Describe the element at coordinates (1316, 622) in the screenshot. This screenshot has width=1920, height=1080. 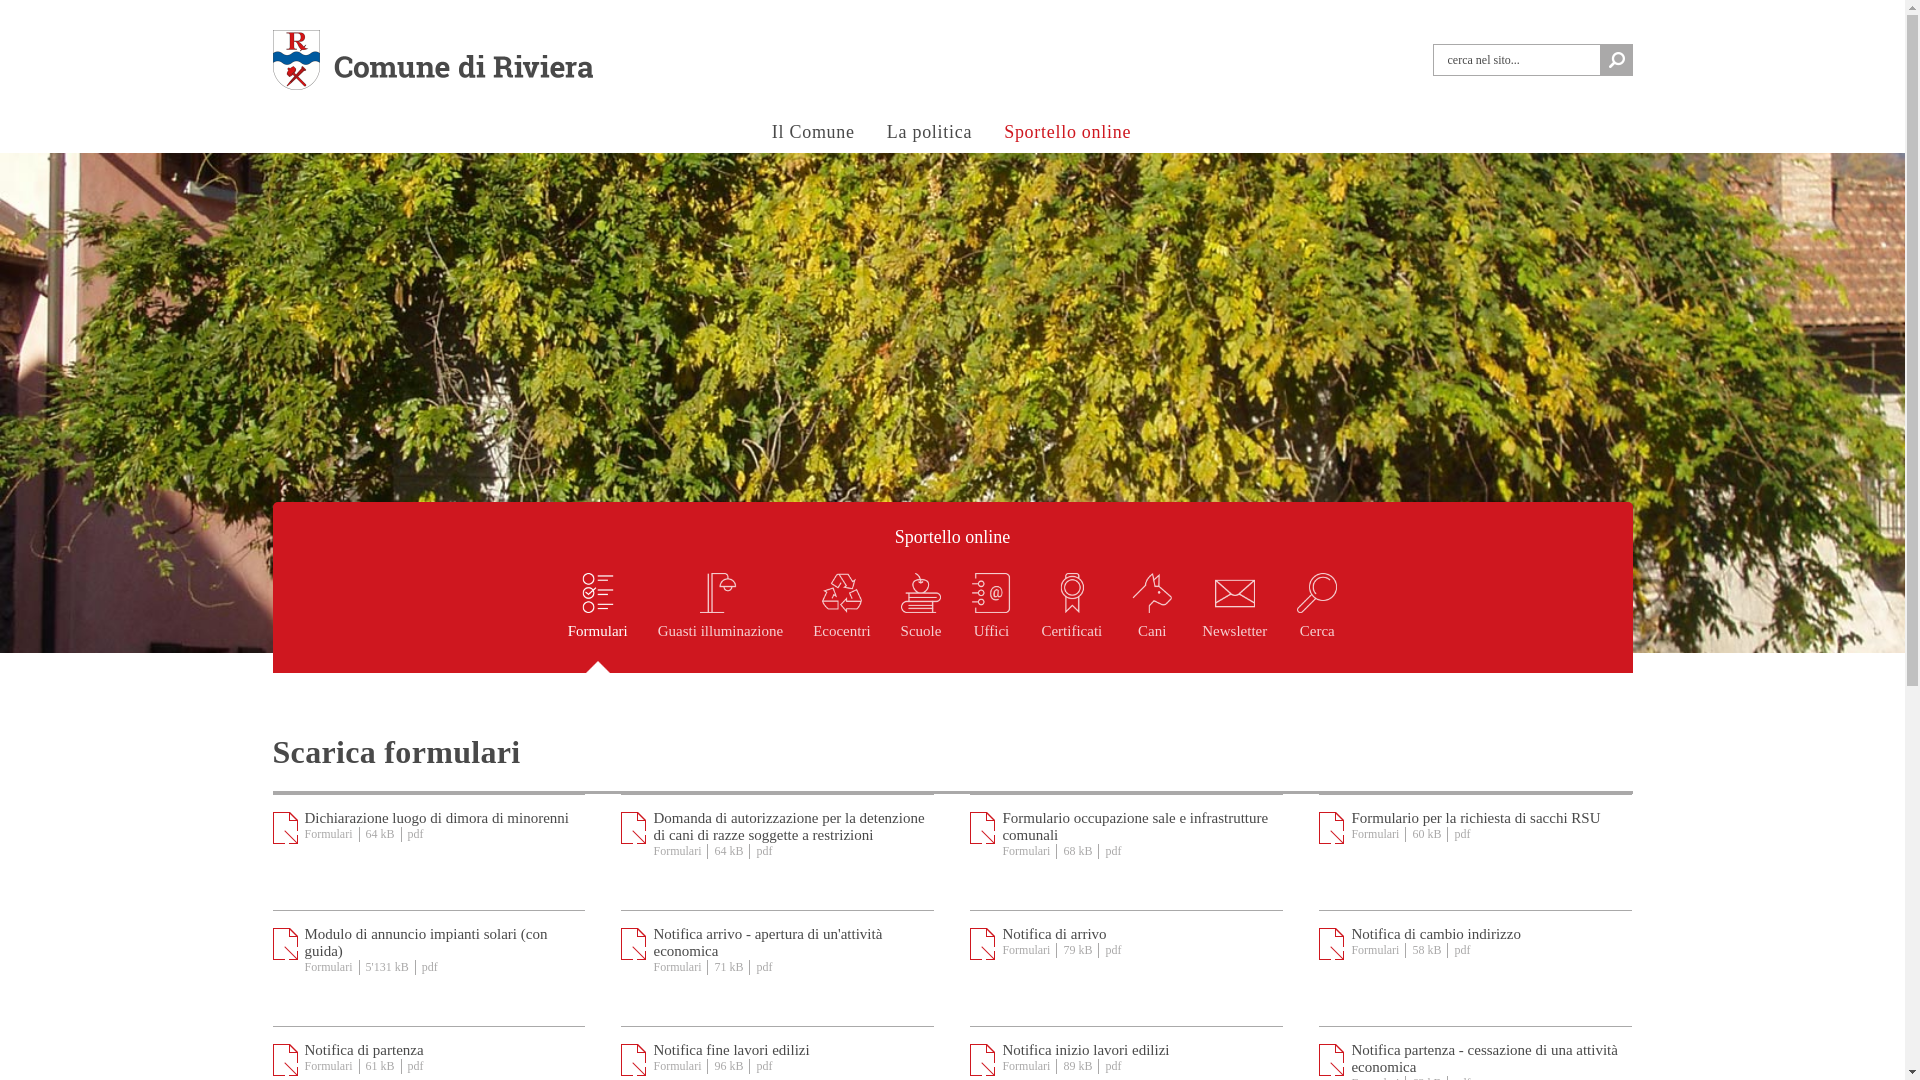
I see `'Cerca'` at that location.